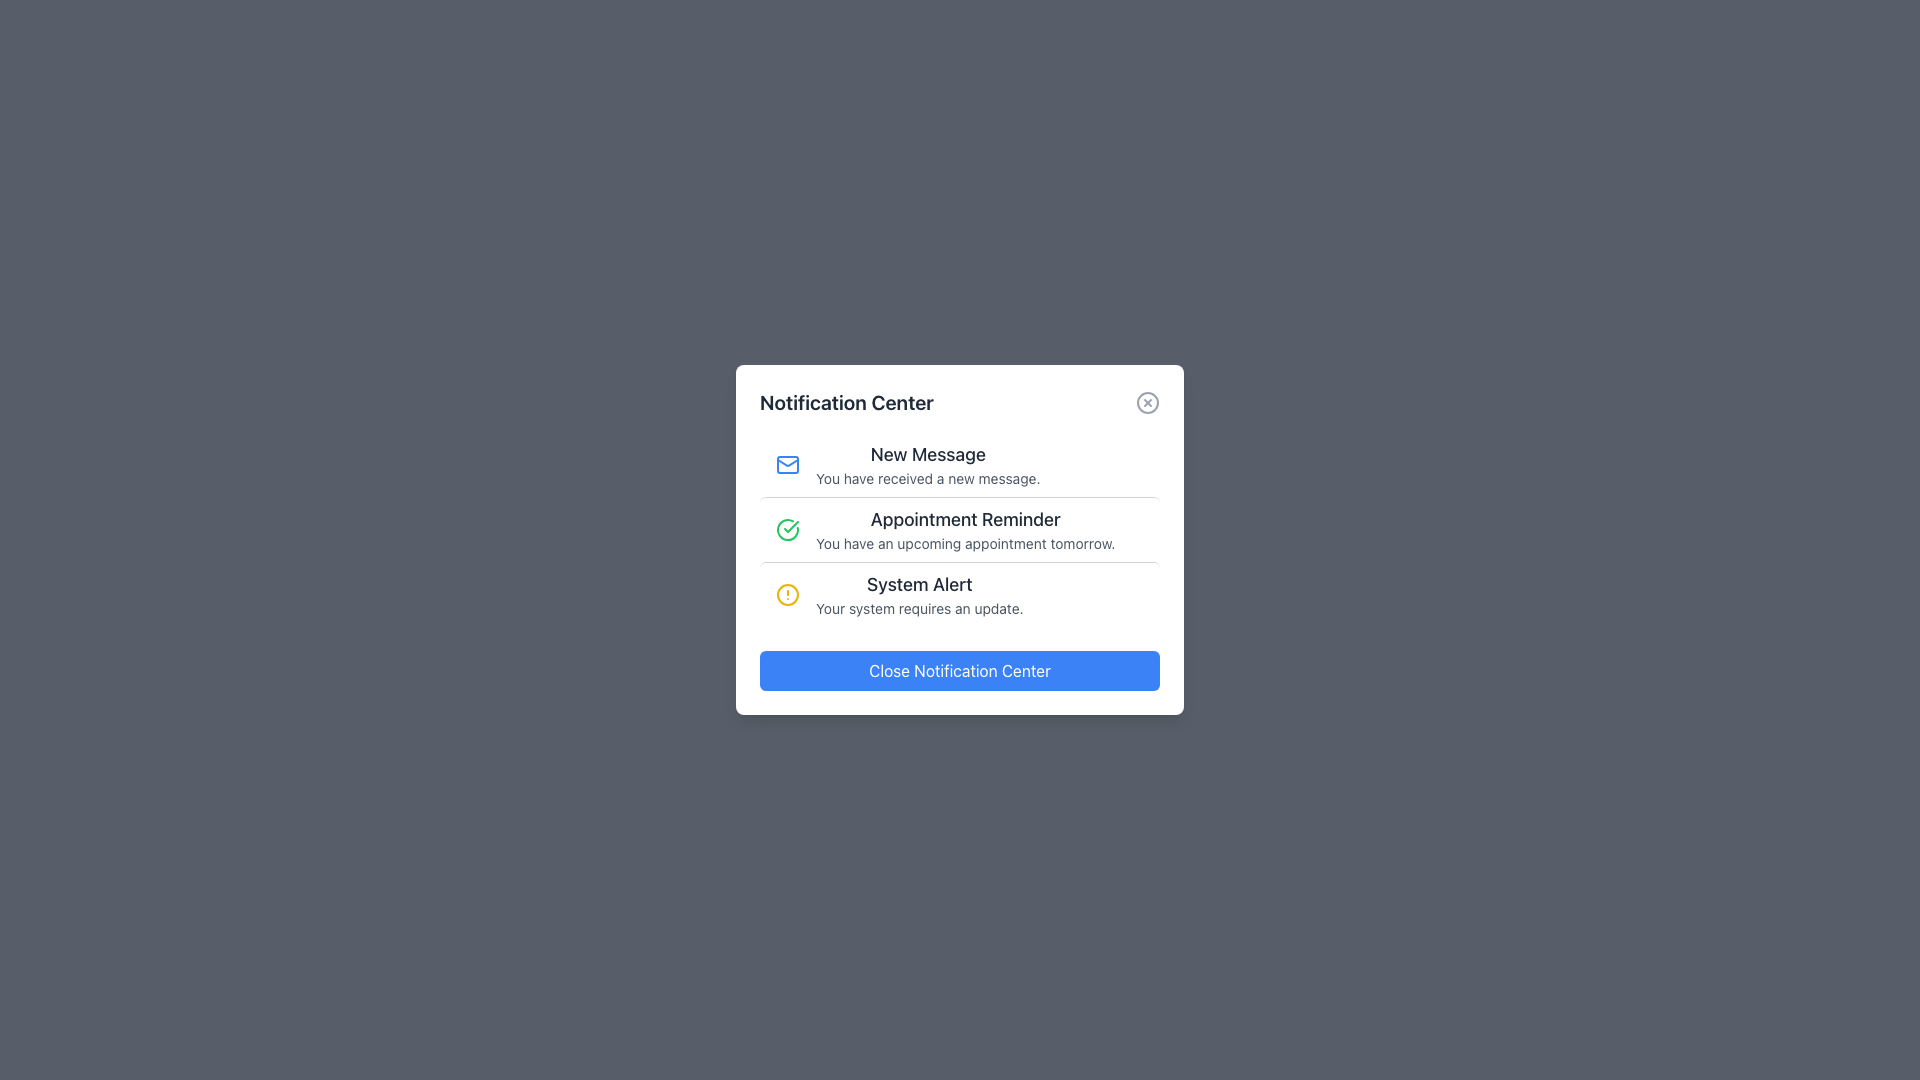  What do you see at coordinates (960, 593) in the screenshot?
I see `the third notification item that alerts the user about a system requirement, located within a white card-like box at the bottom of the notification list` at bounding box center [960, 593].